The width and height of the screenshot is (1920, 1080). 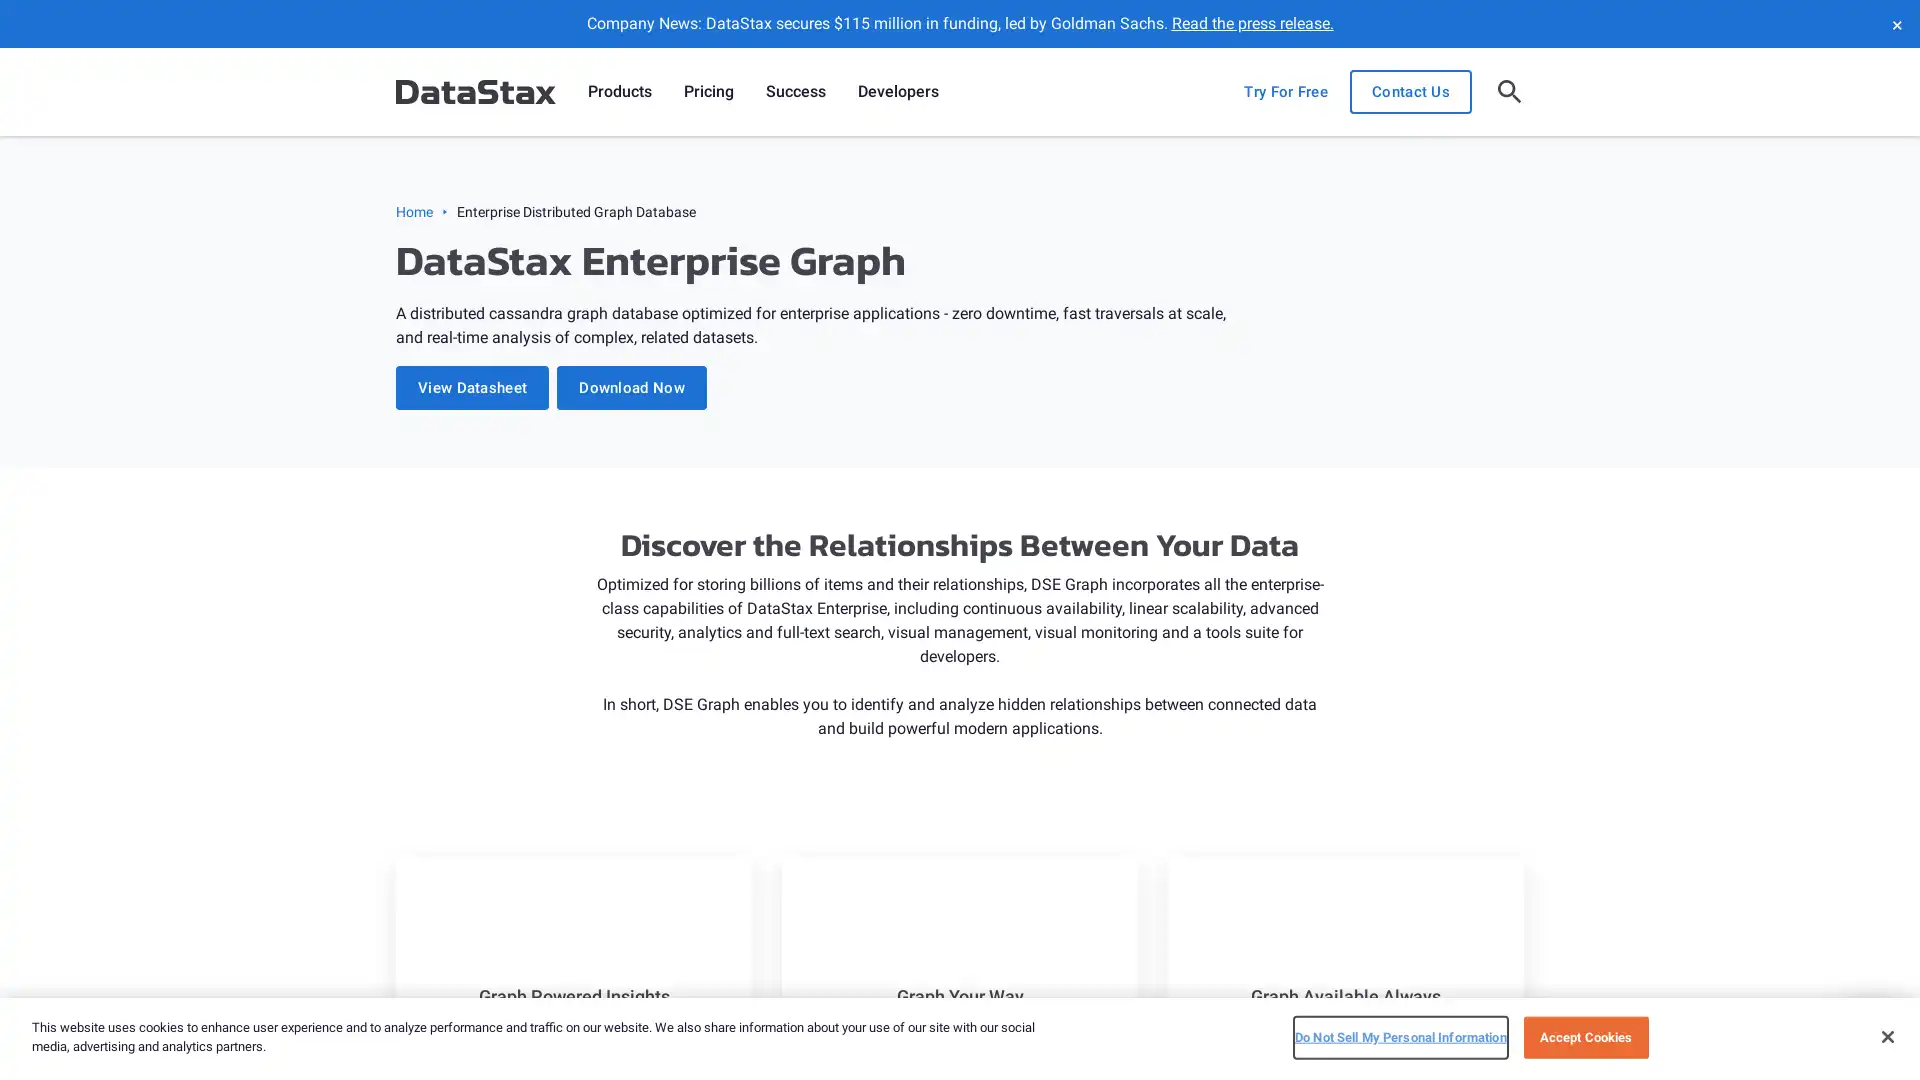 What do you see at coordinates (1399, 1036) in the screenshot?
I see `Do Not Sell My Personal Information` at bounding box center [1399, 1036].